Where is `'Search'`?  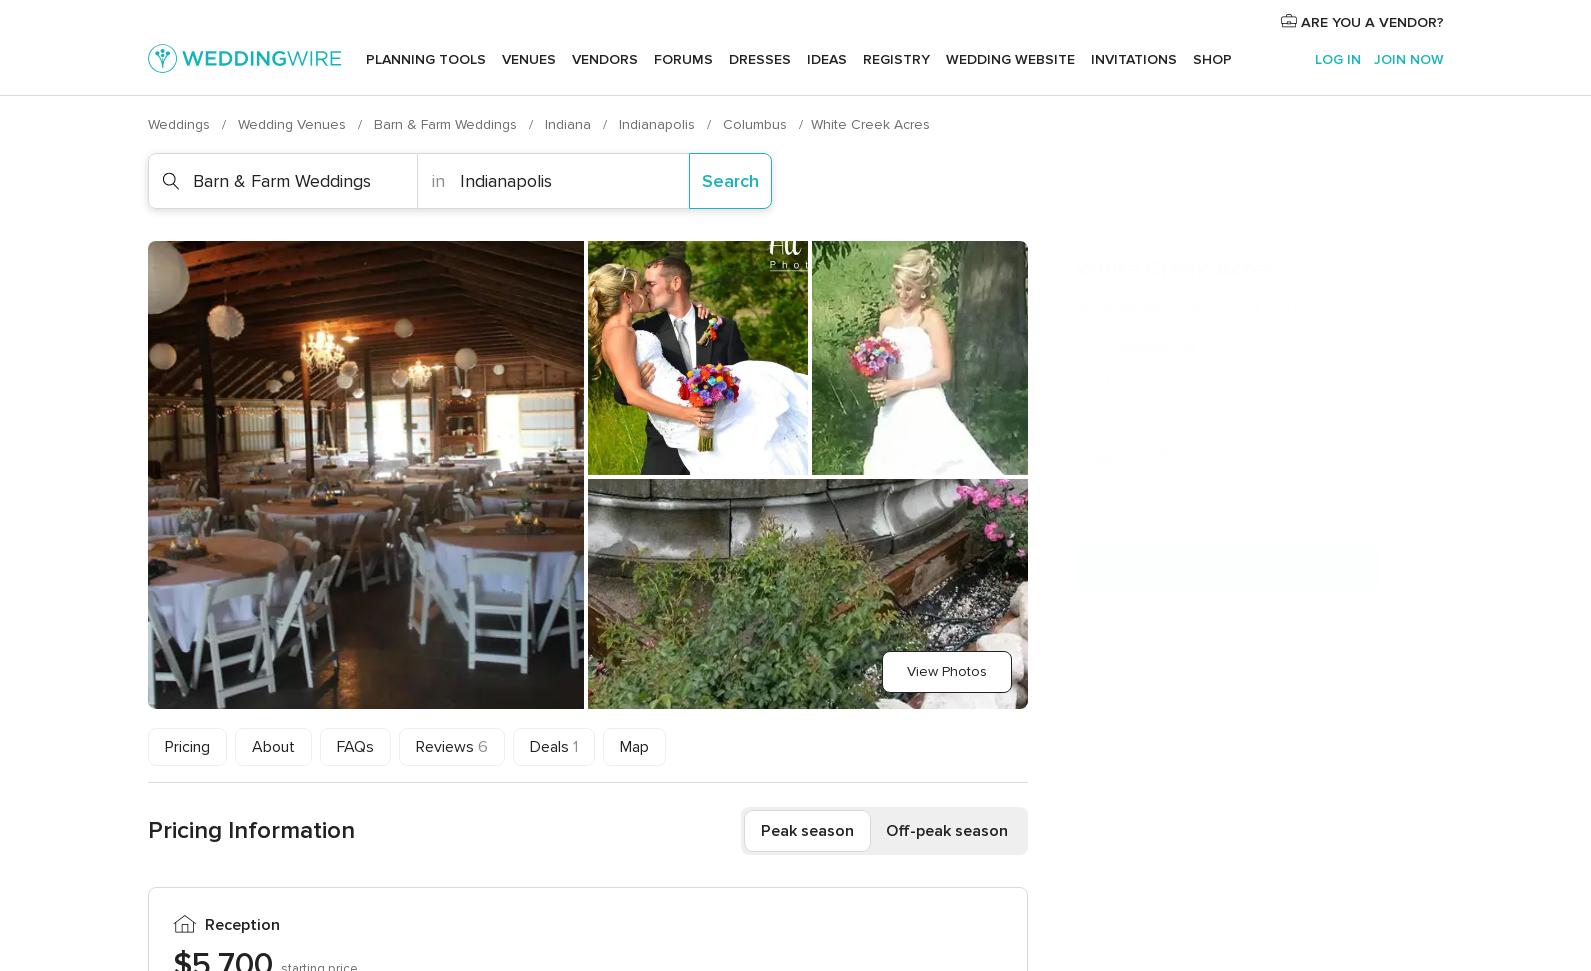 'Search' is located at coordinates (729, 179).